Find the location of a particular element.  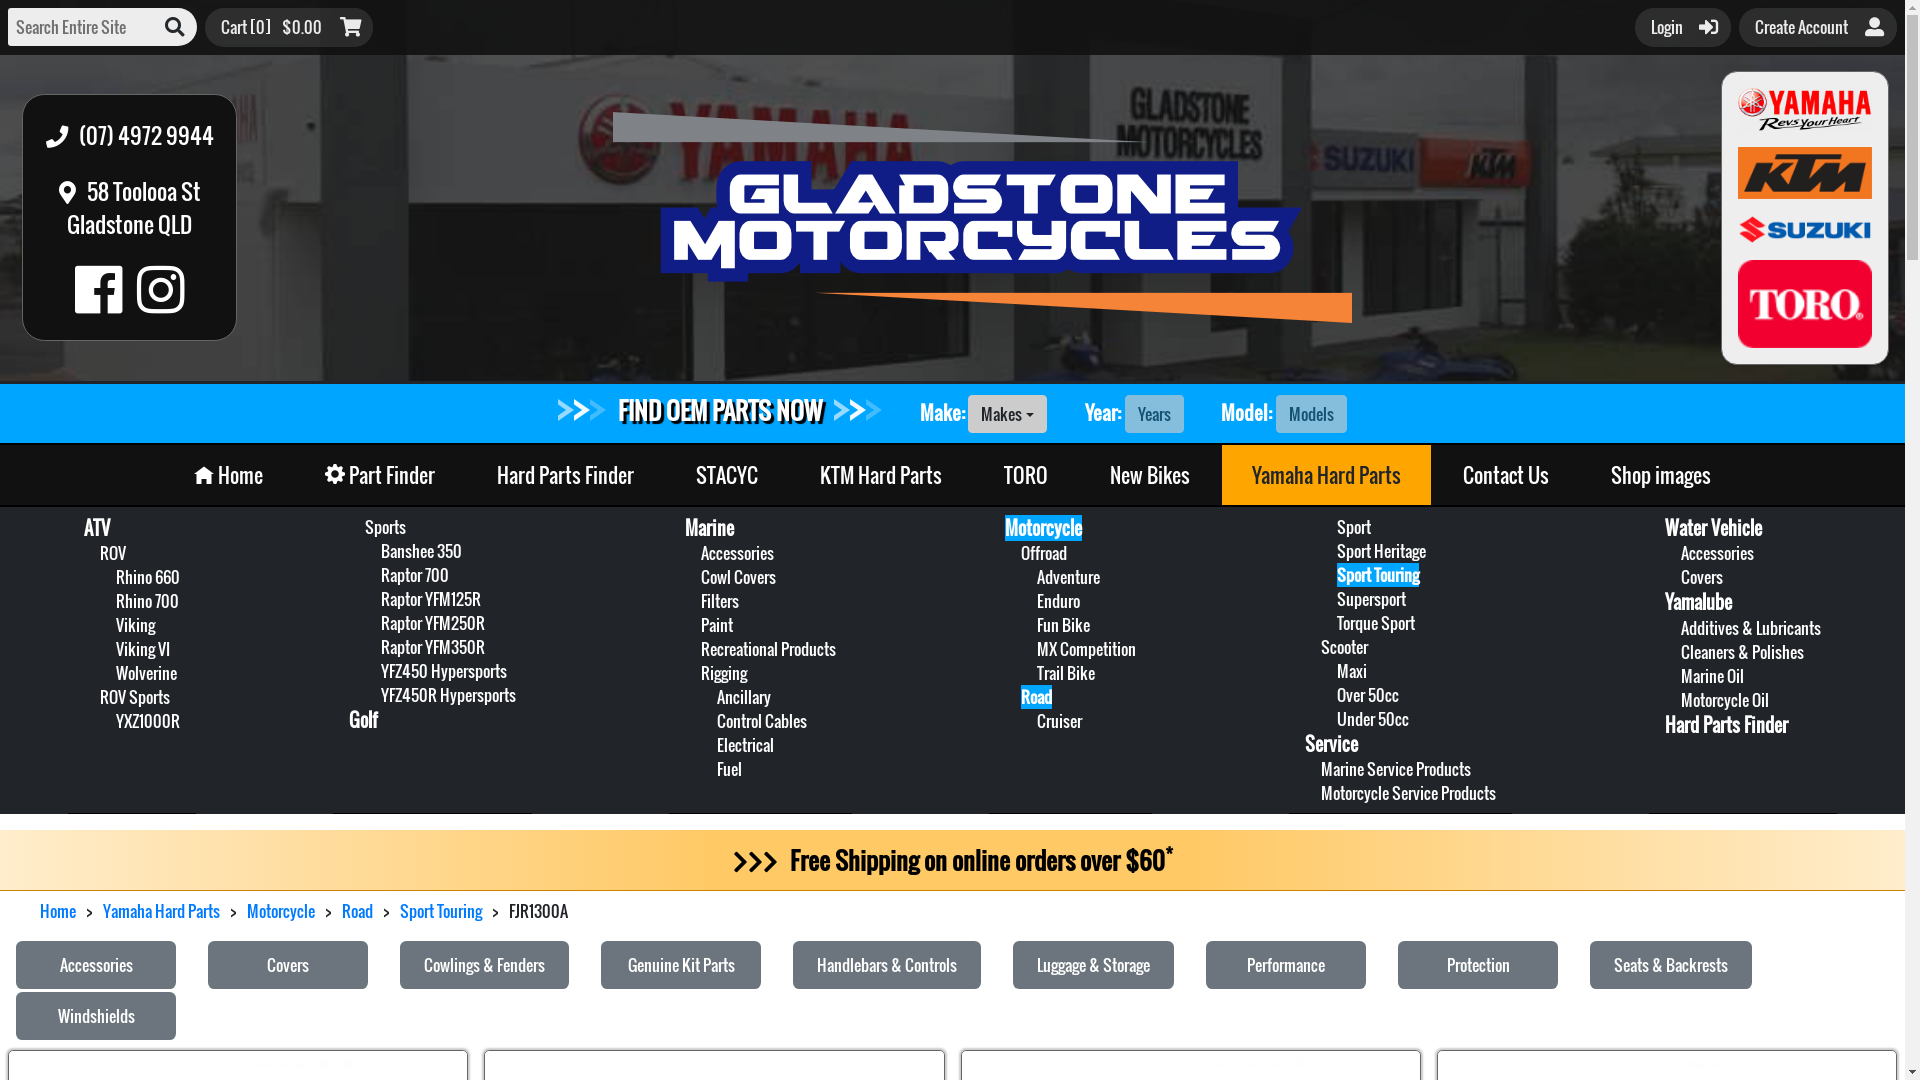

'Windshields' is located at coordinates (95, 1015).